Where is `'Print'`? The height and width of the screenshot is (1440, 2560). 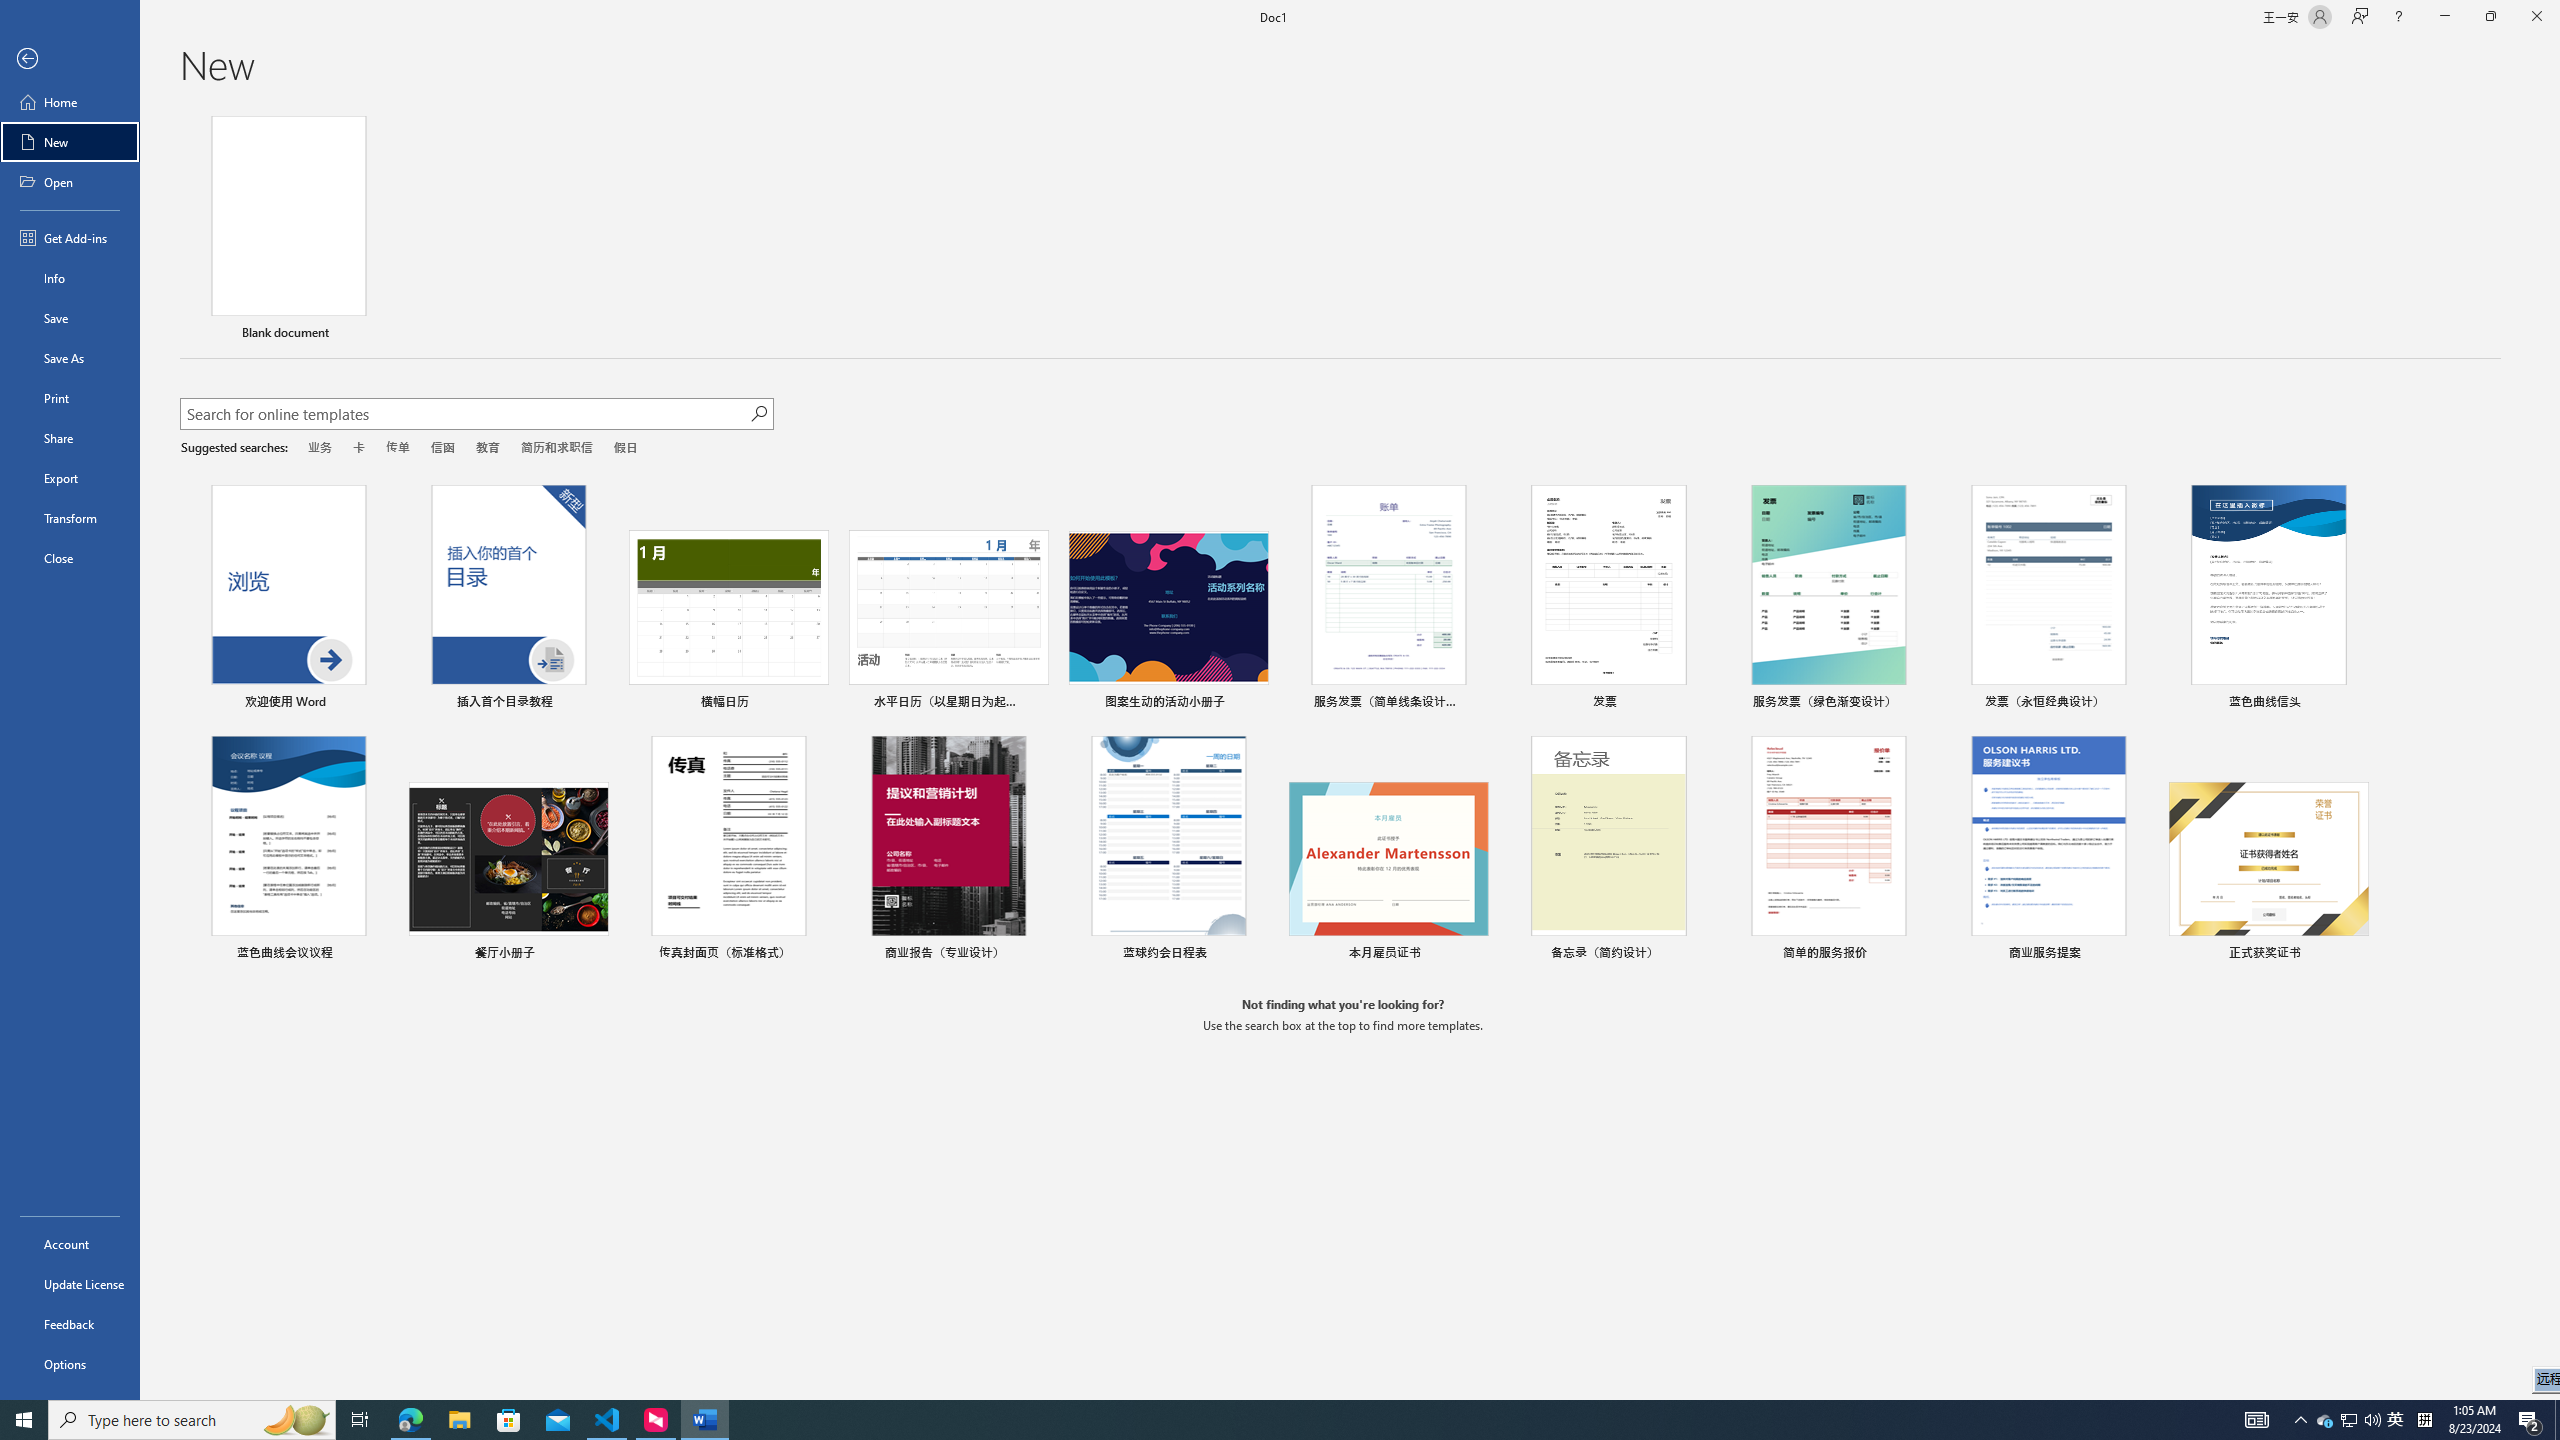
'Print' is located at coordinates (69, 397).